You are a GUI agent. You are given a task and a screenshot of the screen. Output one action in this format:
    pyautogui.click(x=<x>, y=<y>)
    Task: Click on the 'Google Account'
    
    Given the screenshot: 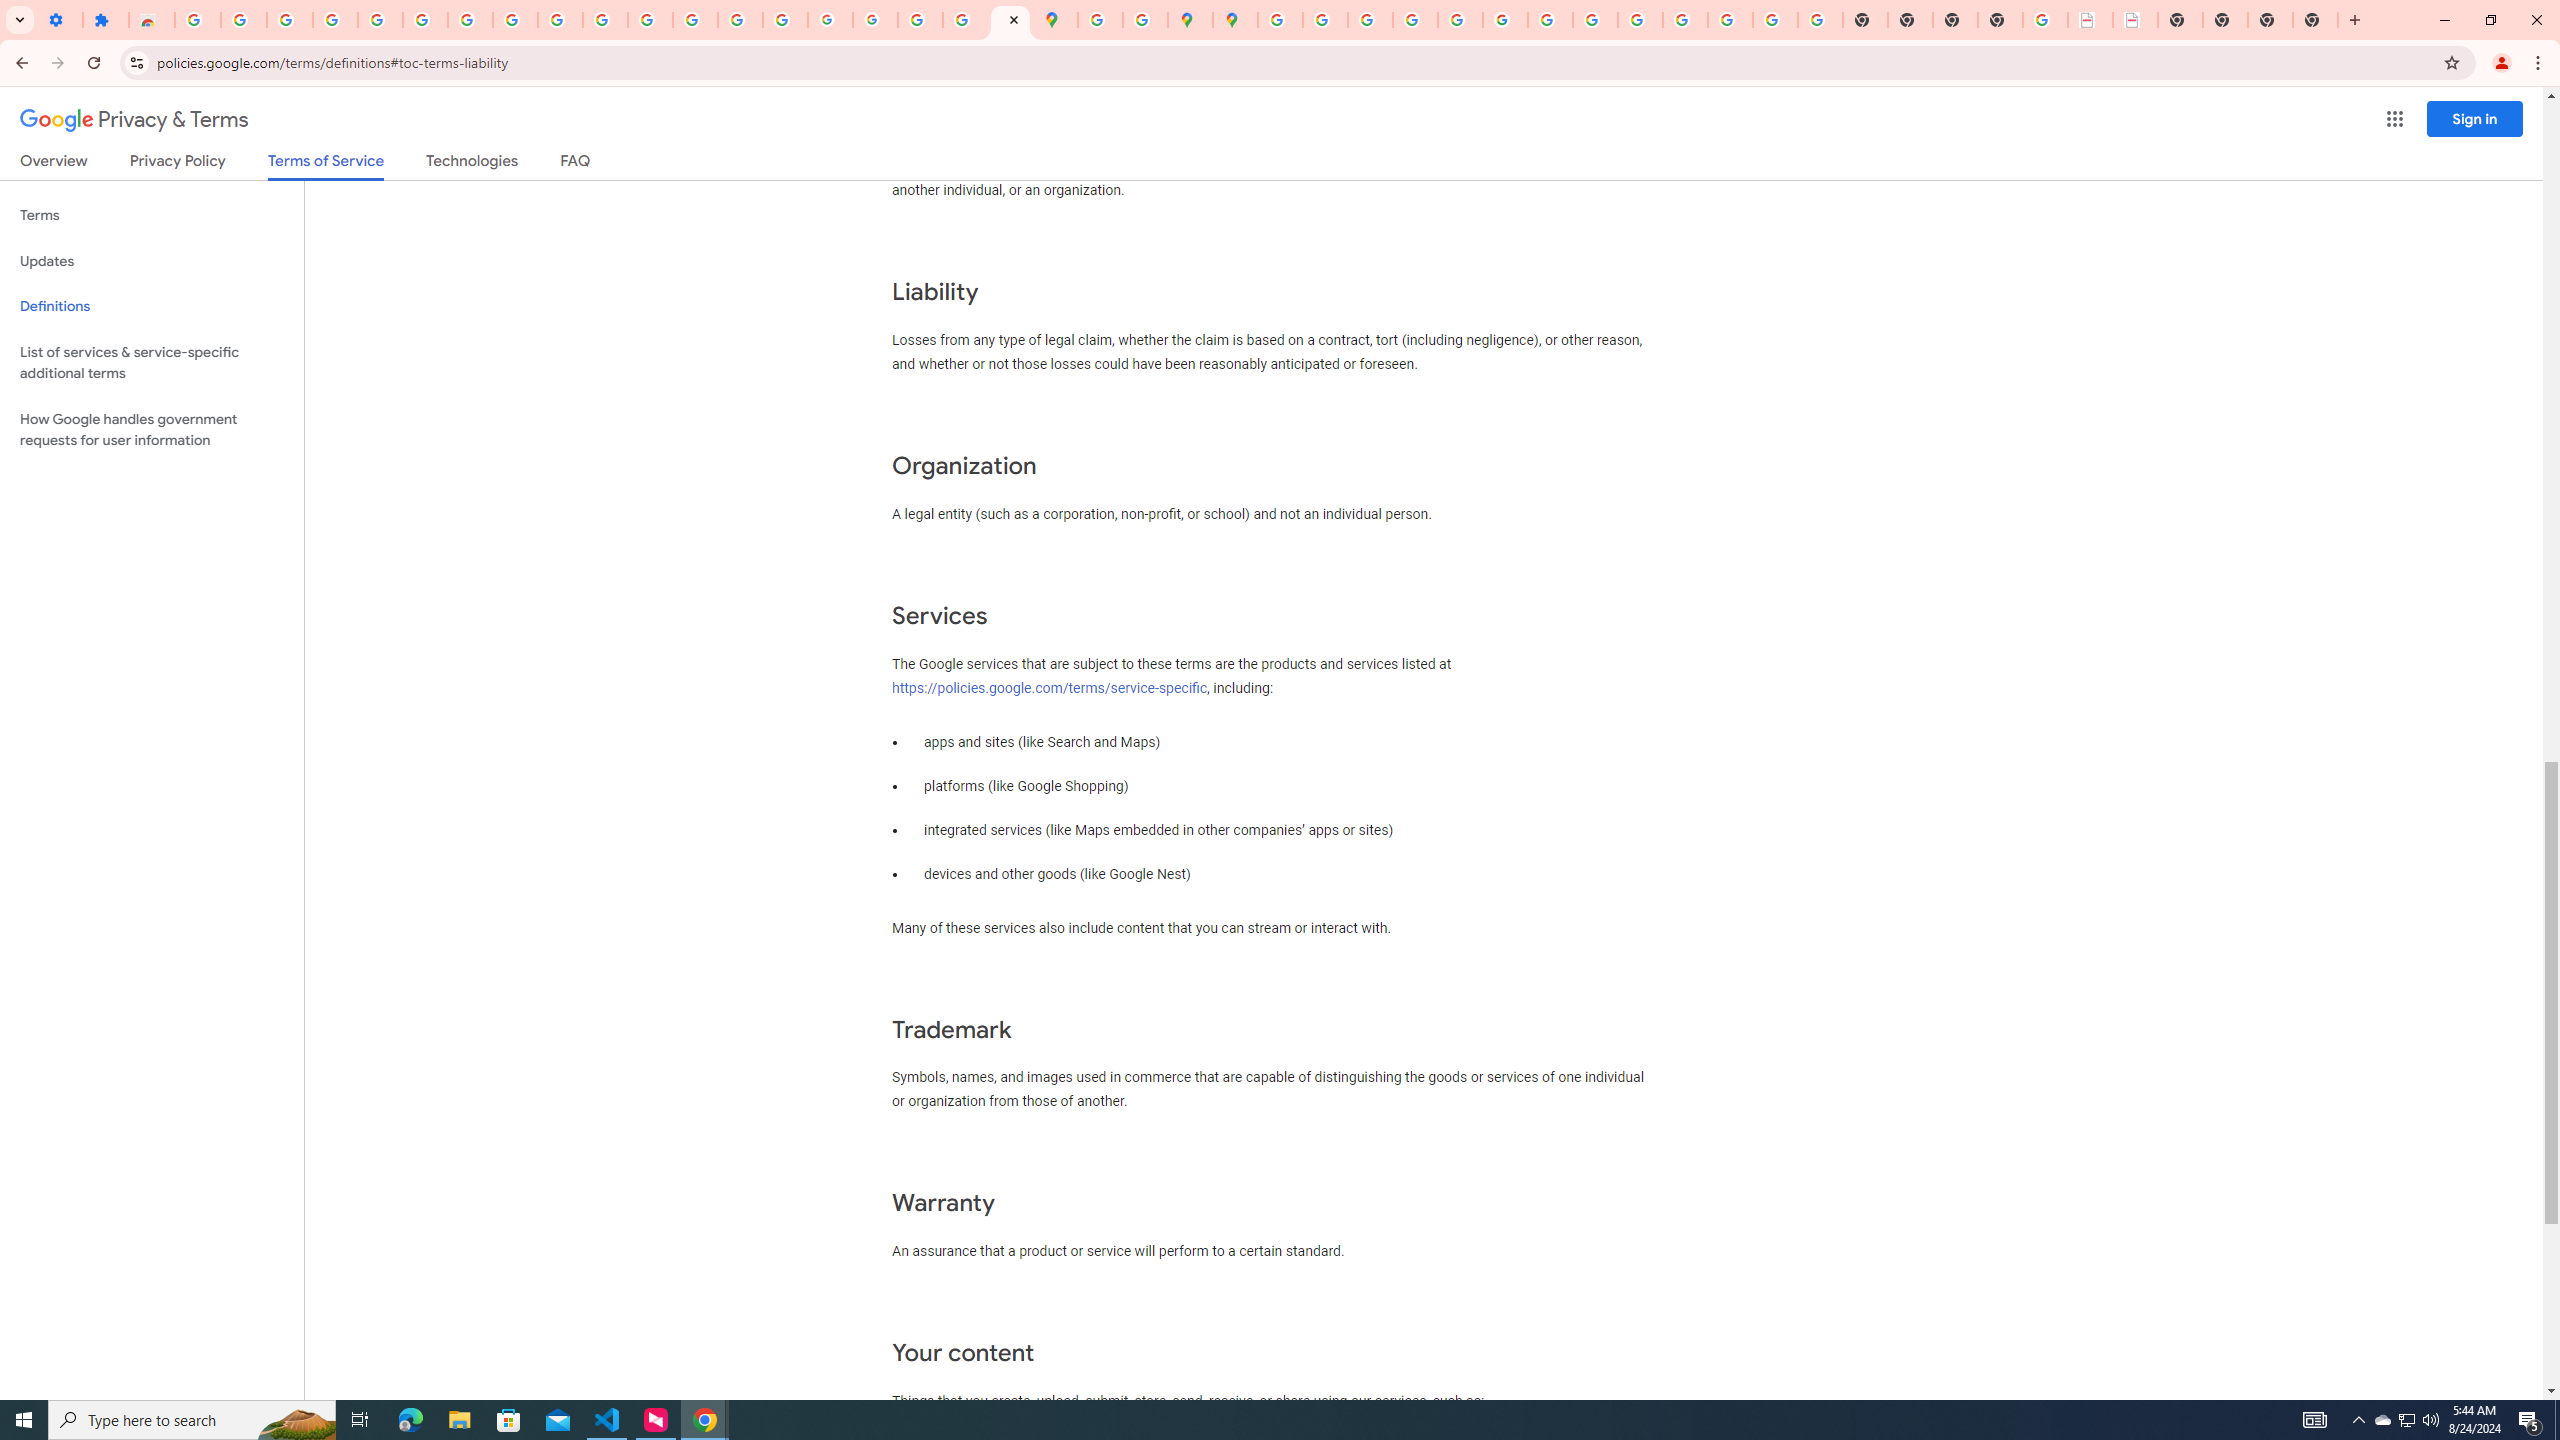 What is the action you would take?
    pyautogui.click(x=514, y=19)
    